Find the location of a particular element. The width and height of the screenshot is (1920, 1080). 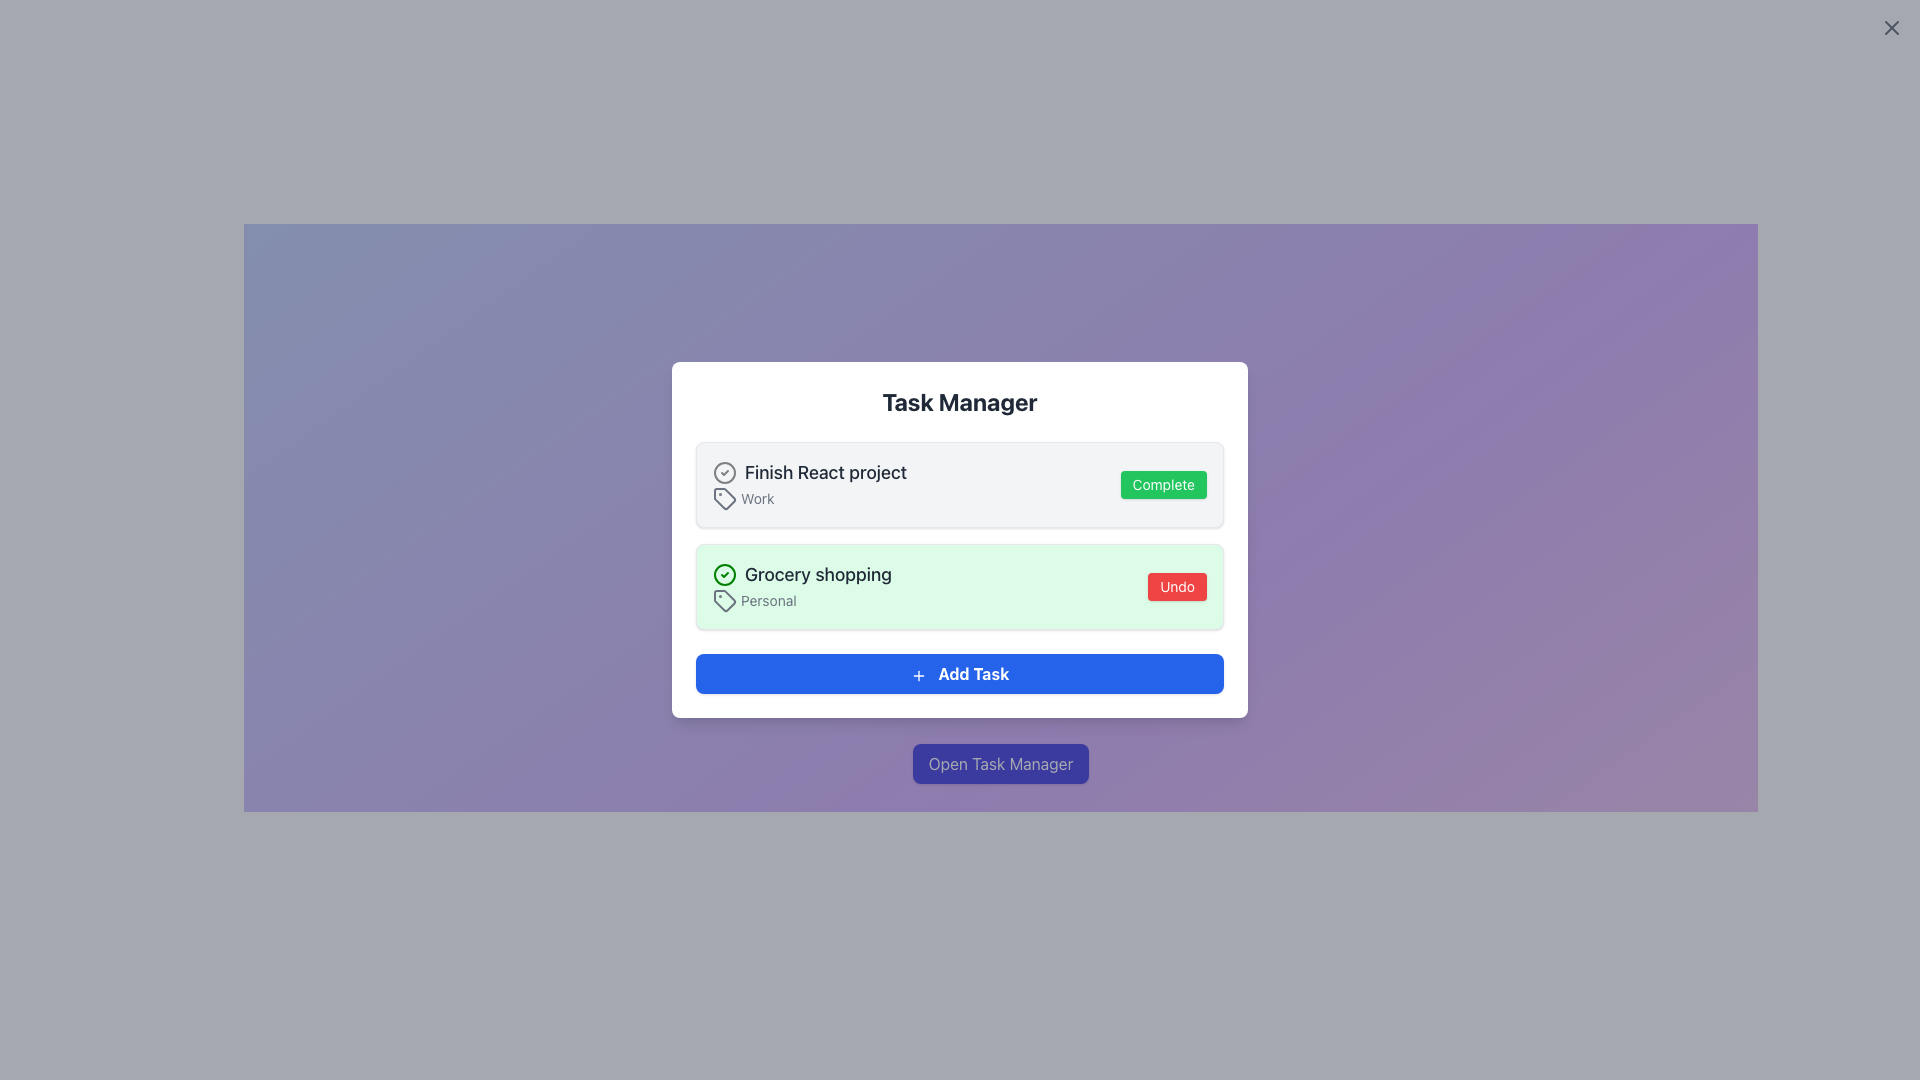

the Close or Cancel icon, represented by a minimalistic 'X' symbol located at the upper-right corner of the application interface is located at coordinates (1890, 27).